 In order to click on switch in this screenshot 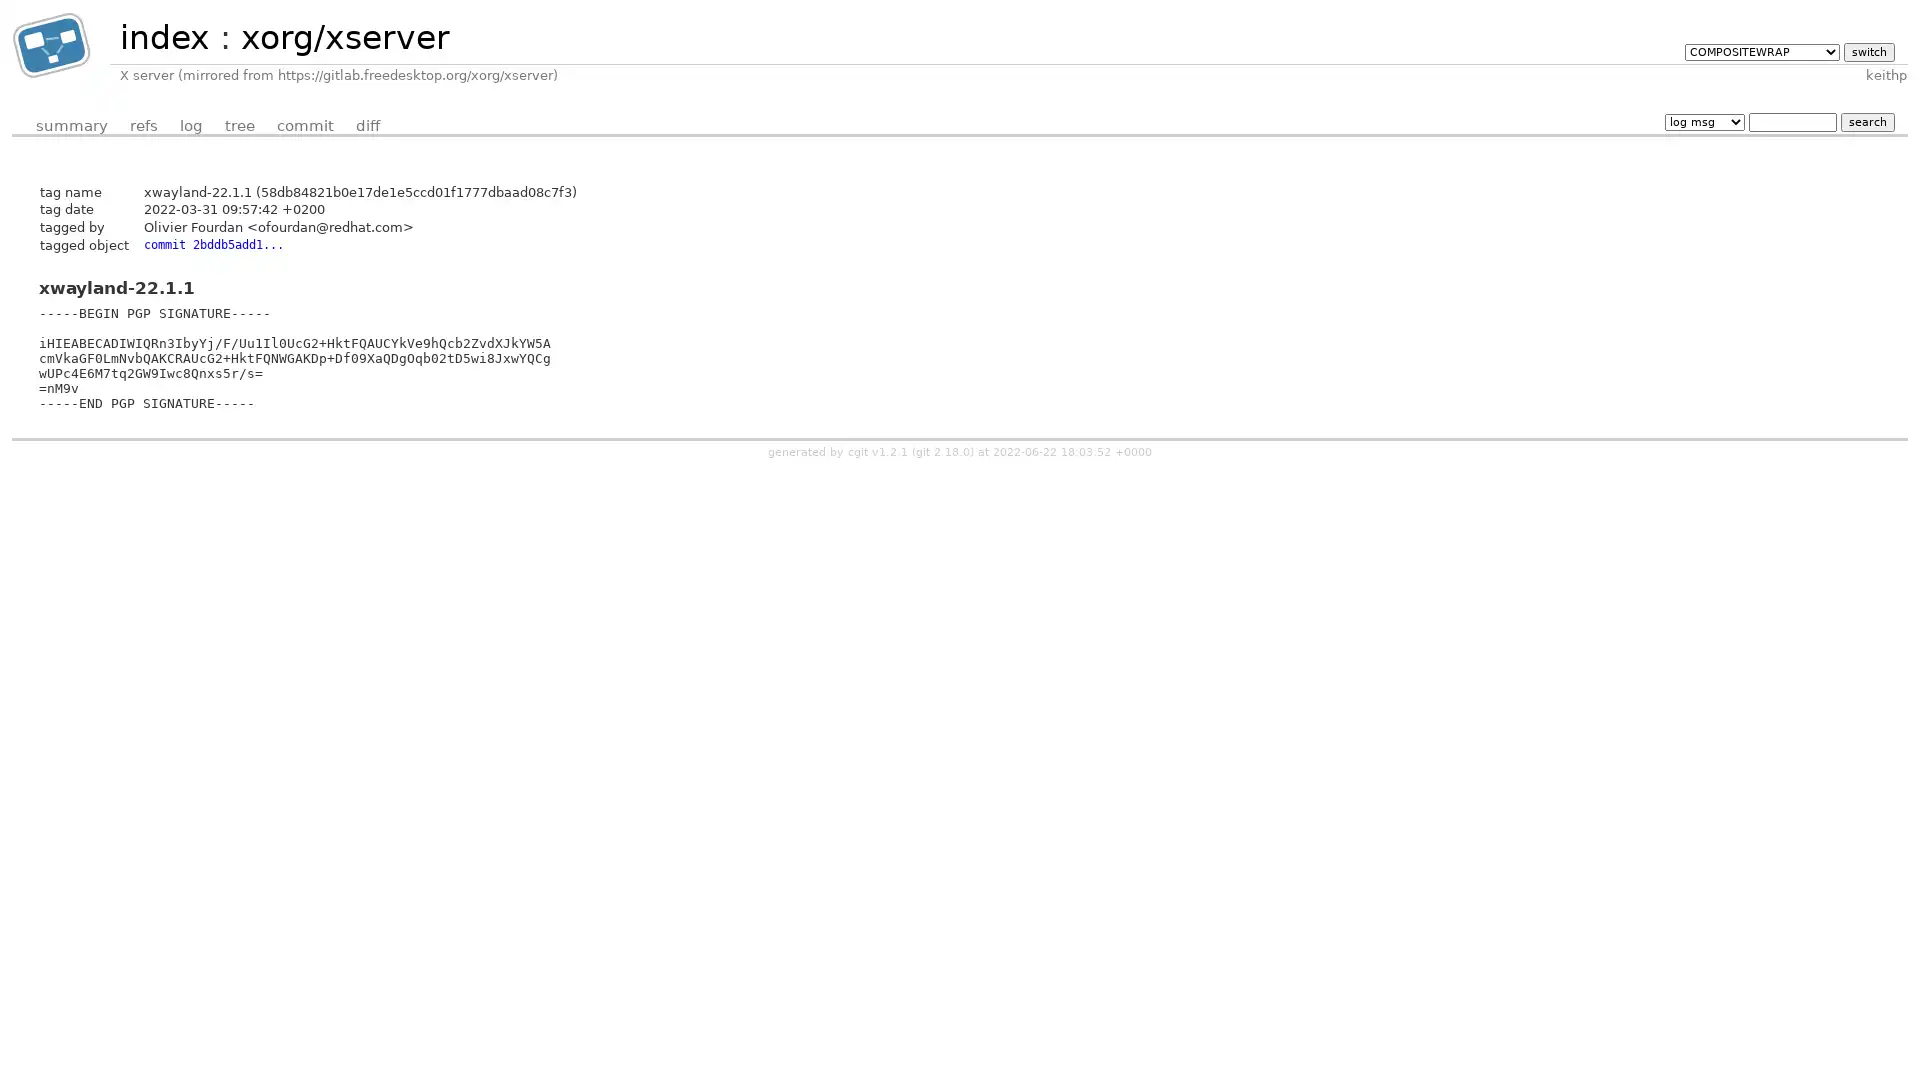, I will do `click(1867, 50)`.